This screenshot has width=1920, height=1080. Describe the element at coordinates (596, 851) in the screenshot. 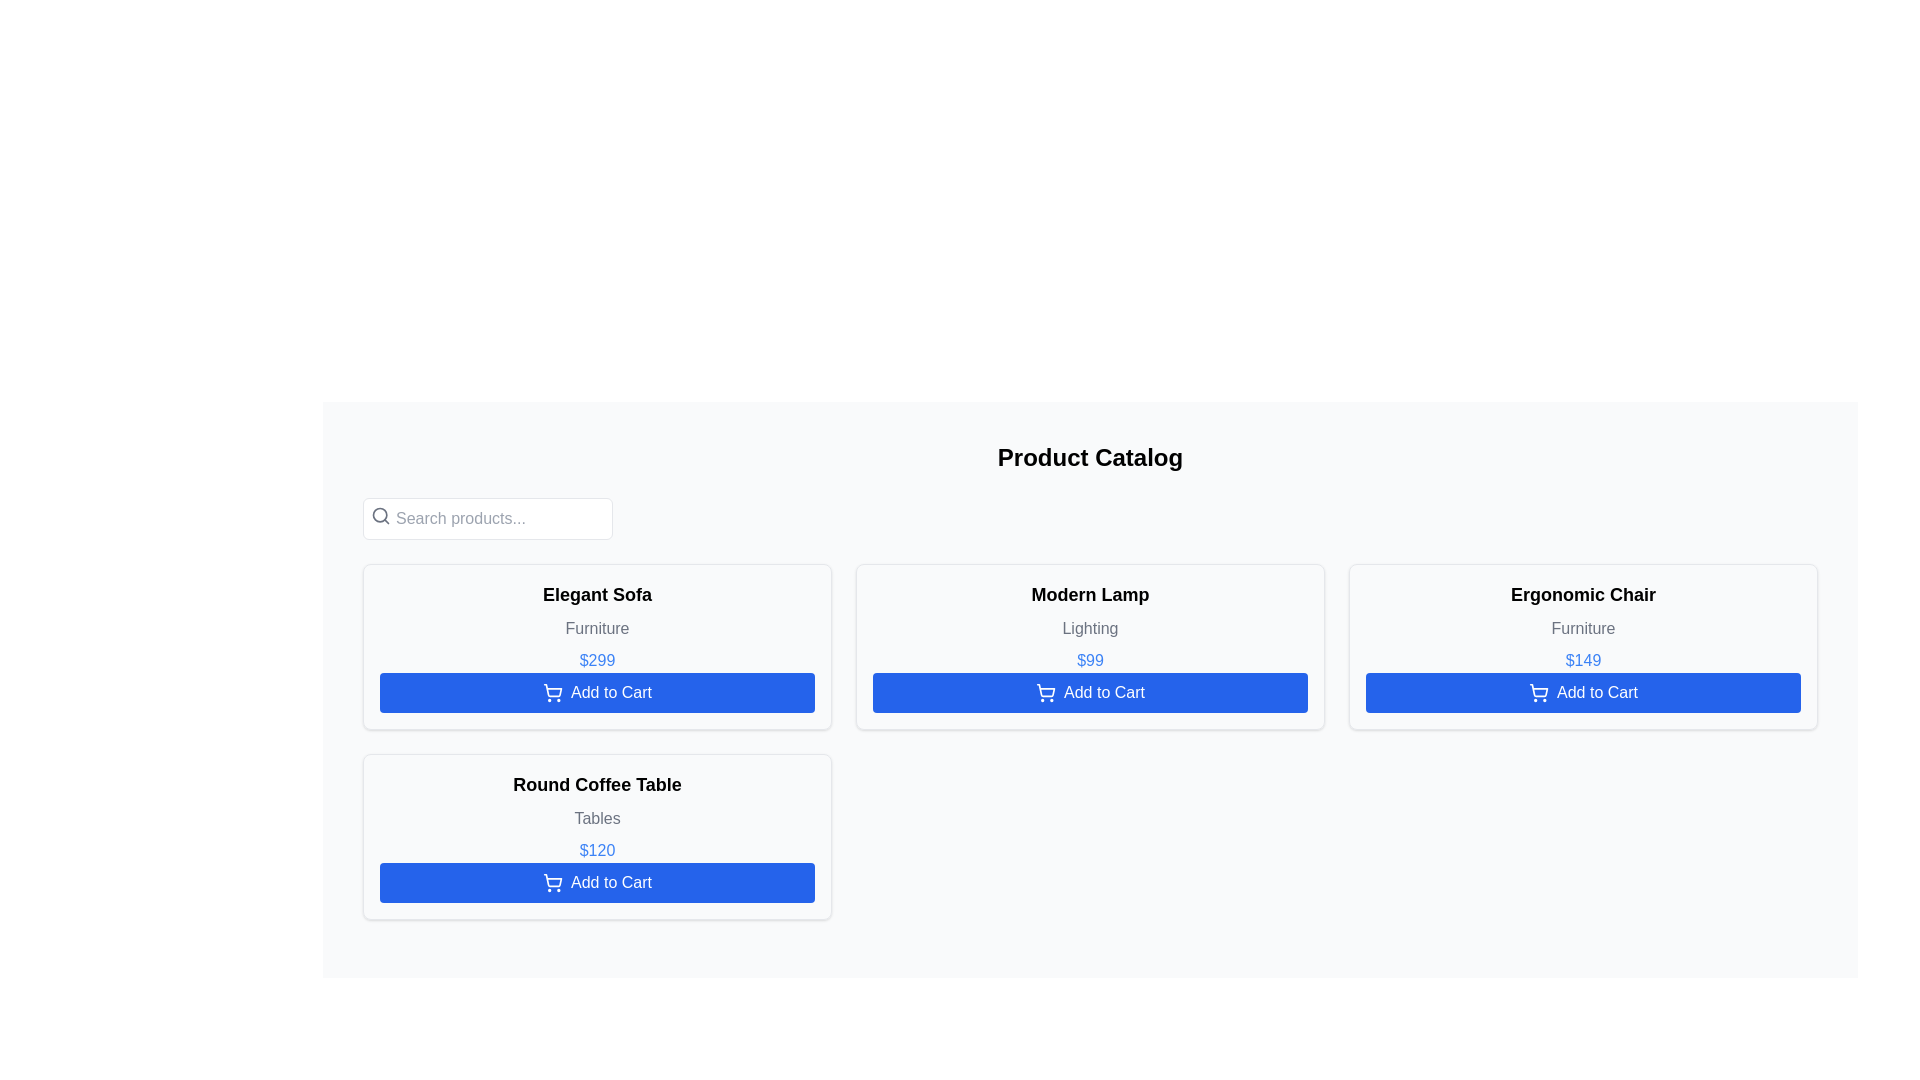

I see `the price label for the 'Round Coffee Table' located below the 'Tables' subtitle and above the 'Add to Cart' button` at that location.